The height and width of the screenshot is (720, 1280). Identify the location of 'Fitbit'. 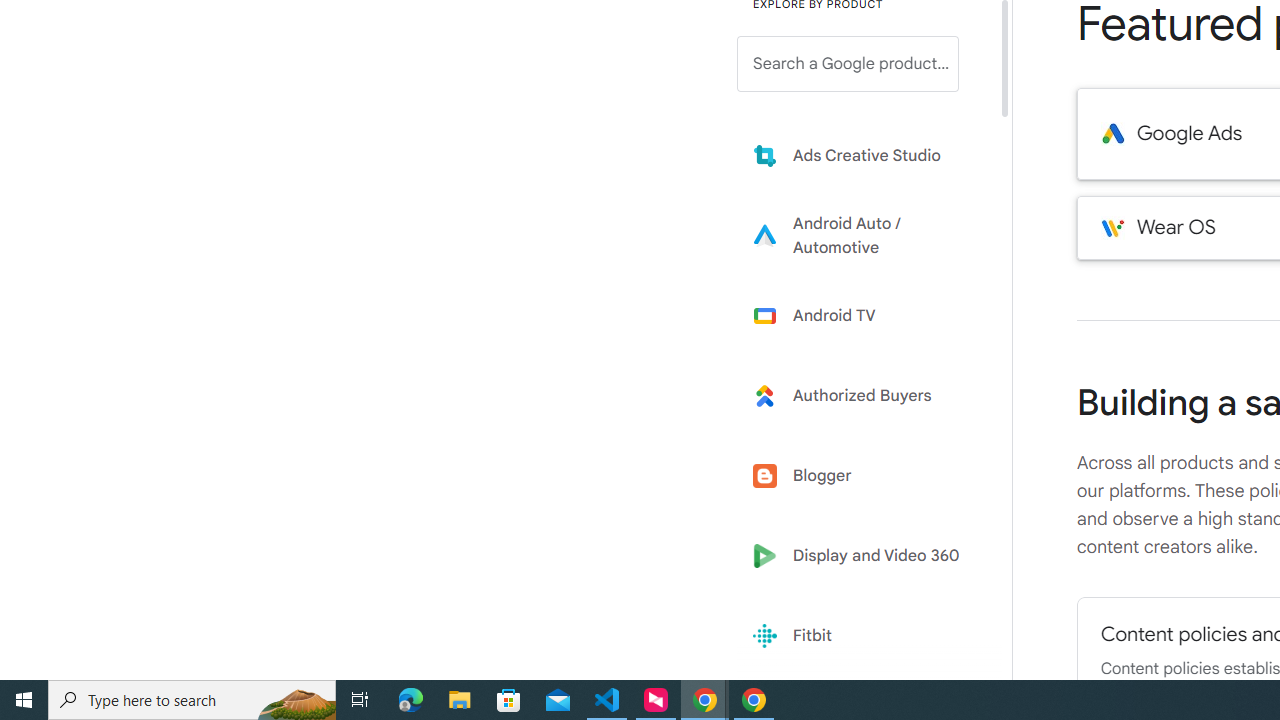
(862, 636).